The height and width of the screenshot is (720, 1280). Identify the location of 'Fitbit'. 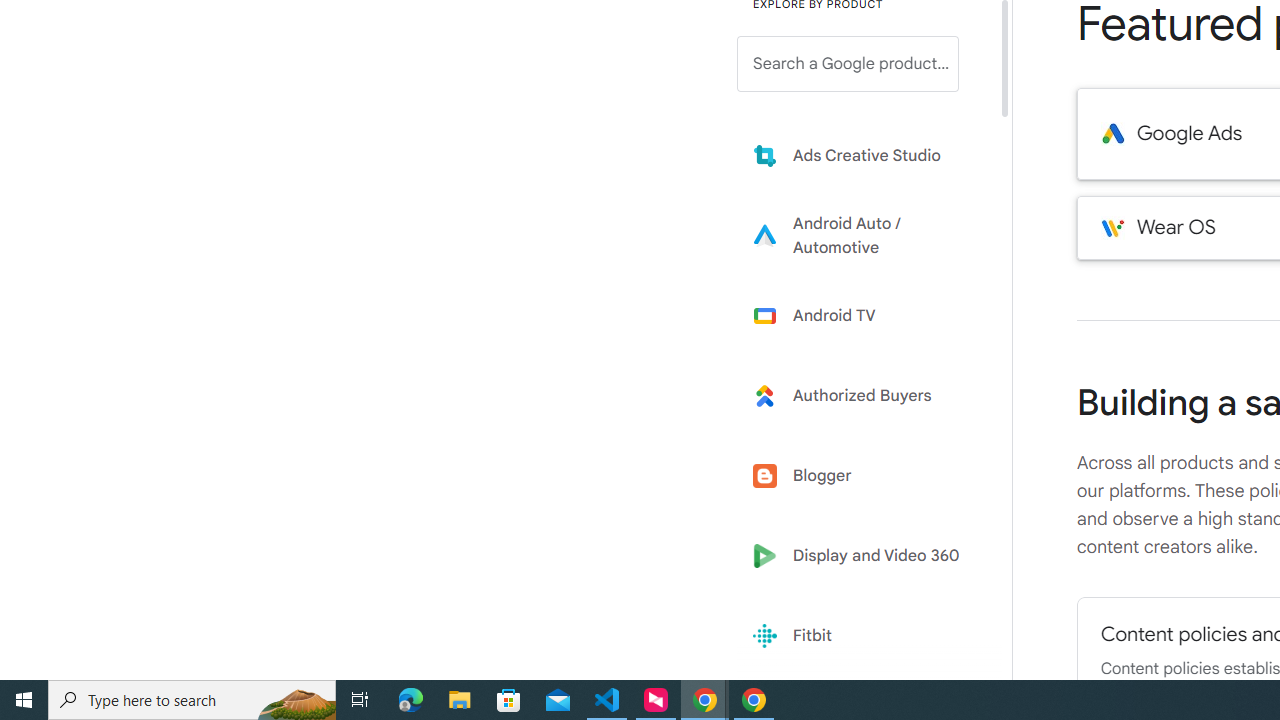
(862, 636).